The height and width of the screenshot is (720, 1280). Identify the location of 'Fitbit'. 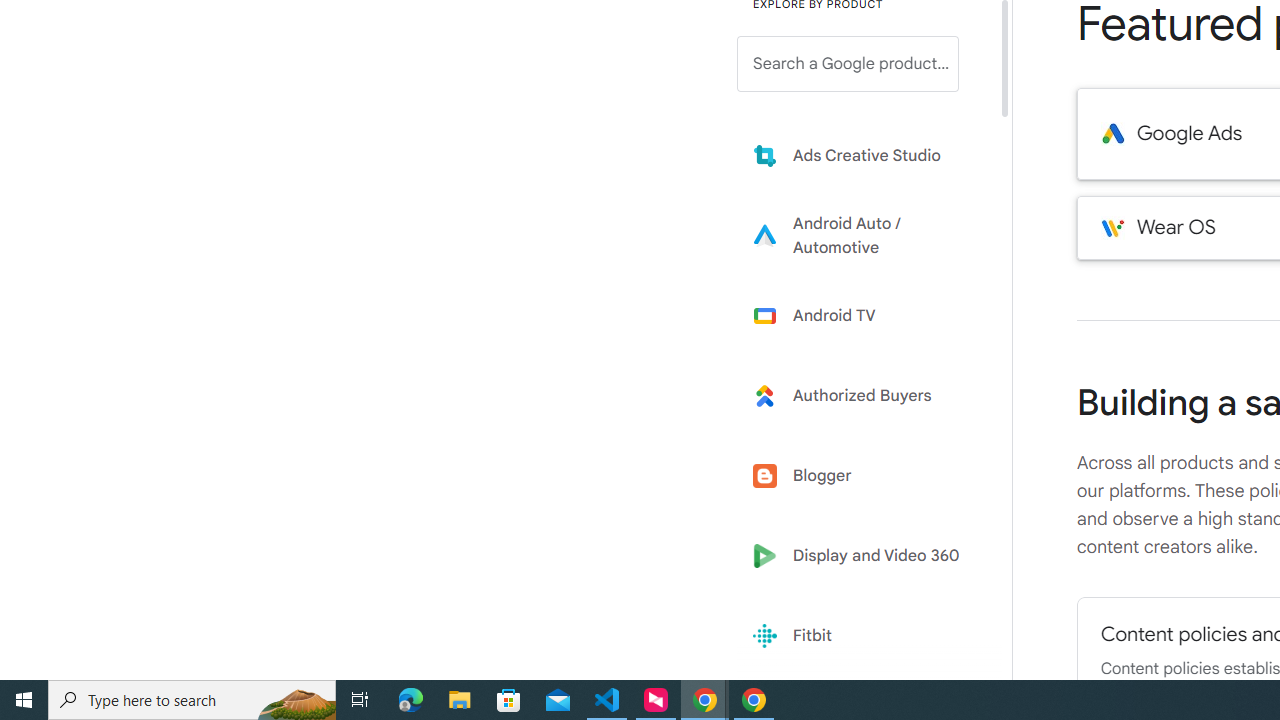
(862, 636).